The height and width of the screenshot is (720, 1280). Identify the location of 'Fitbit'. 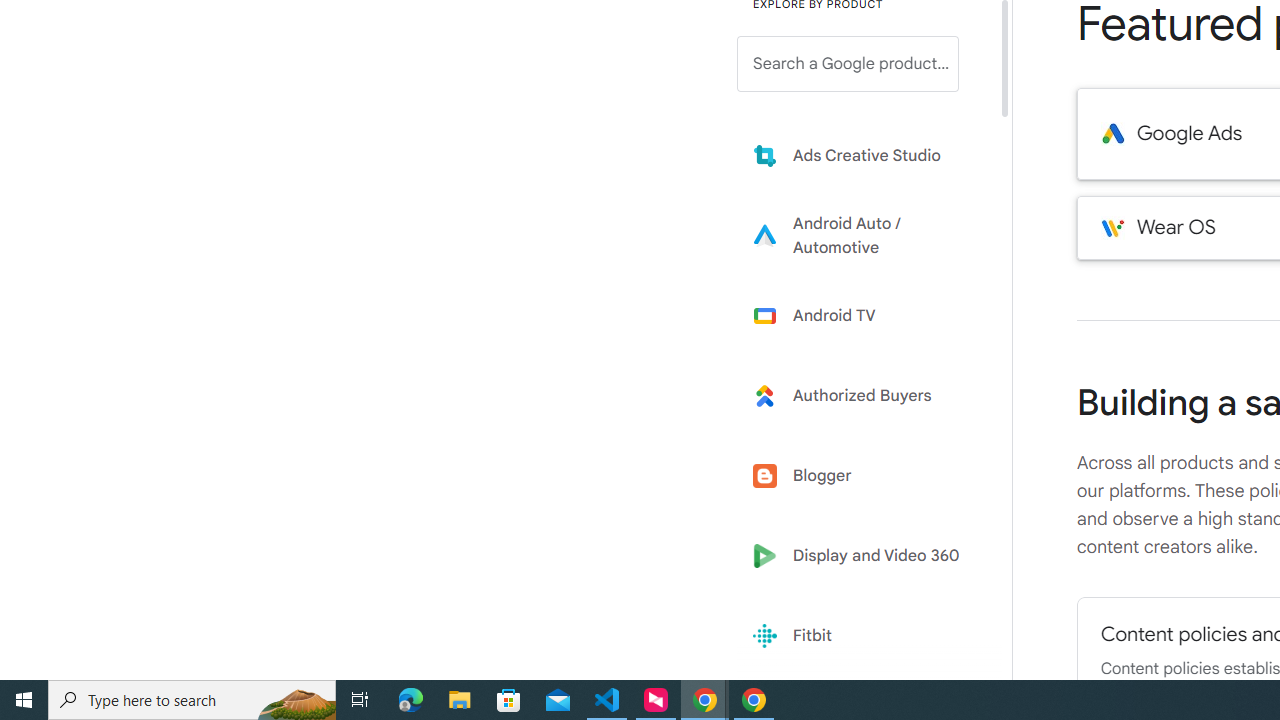
(862, 636).